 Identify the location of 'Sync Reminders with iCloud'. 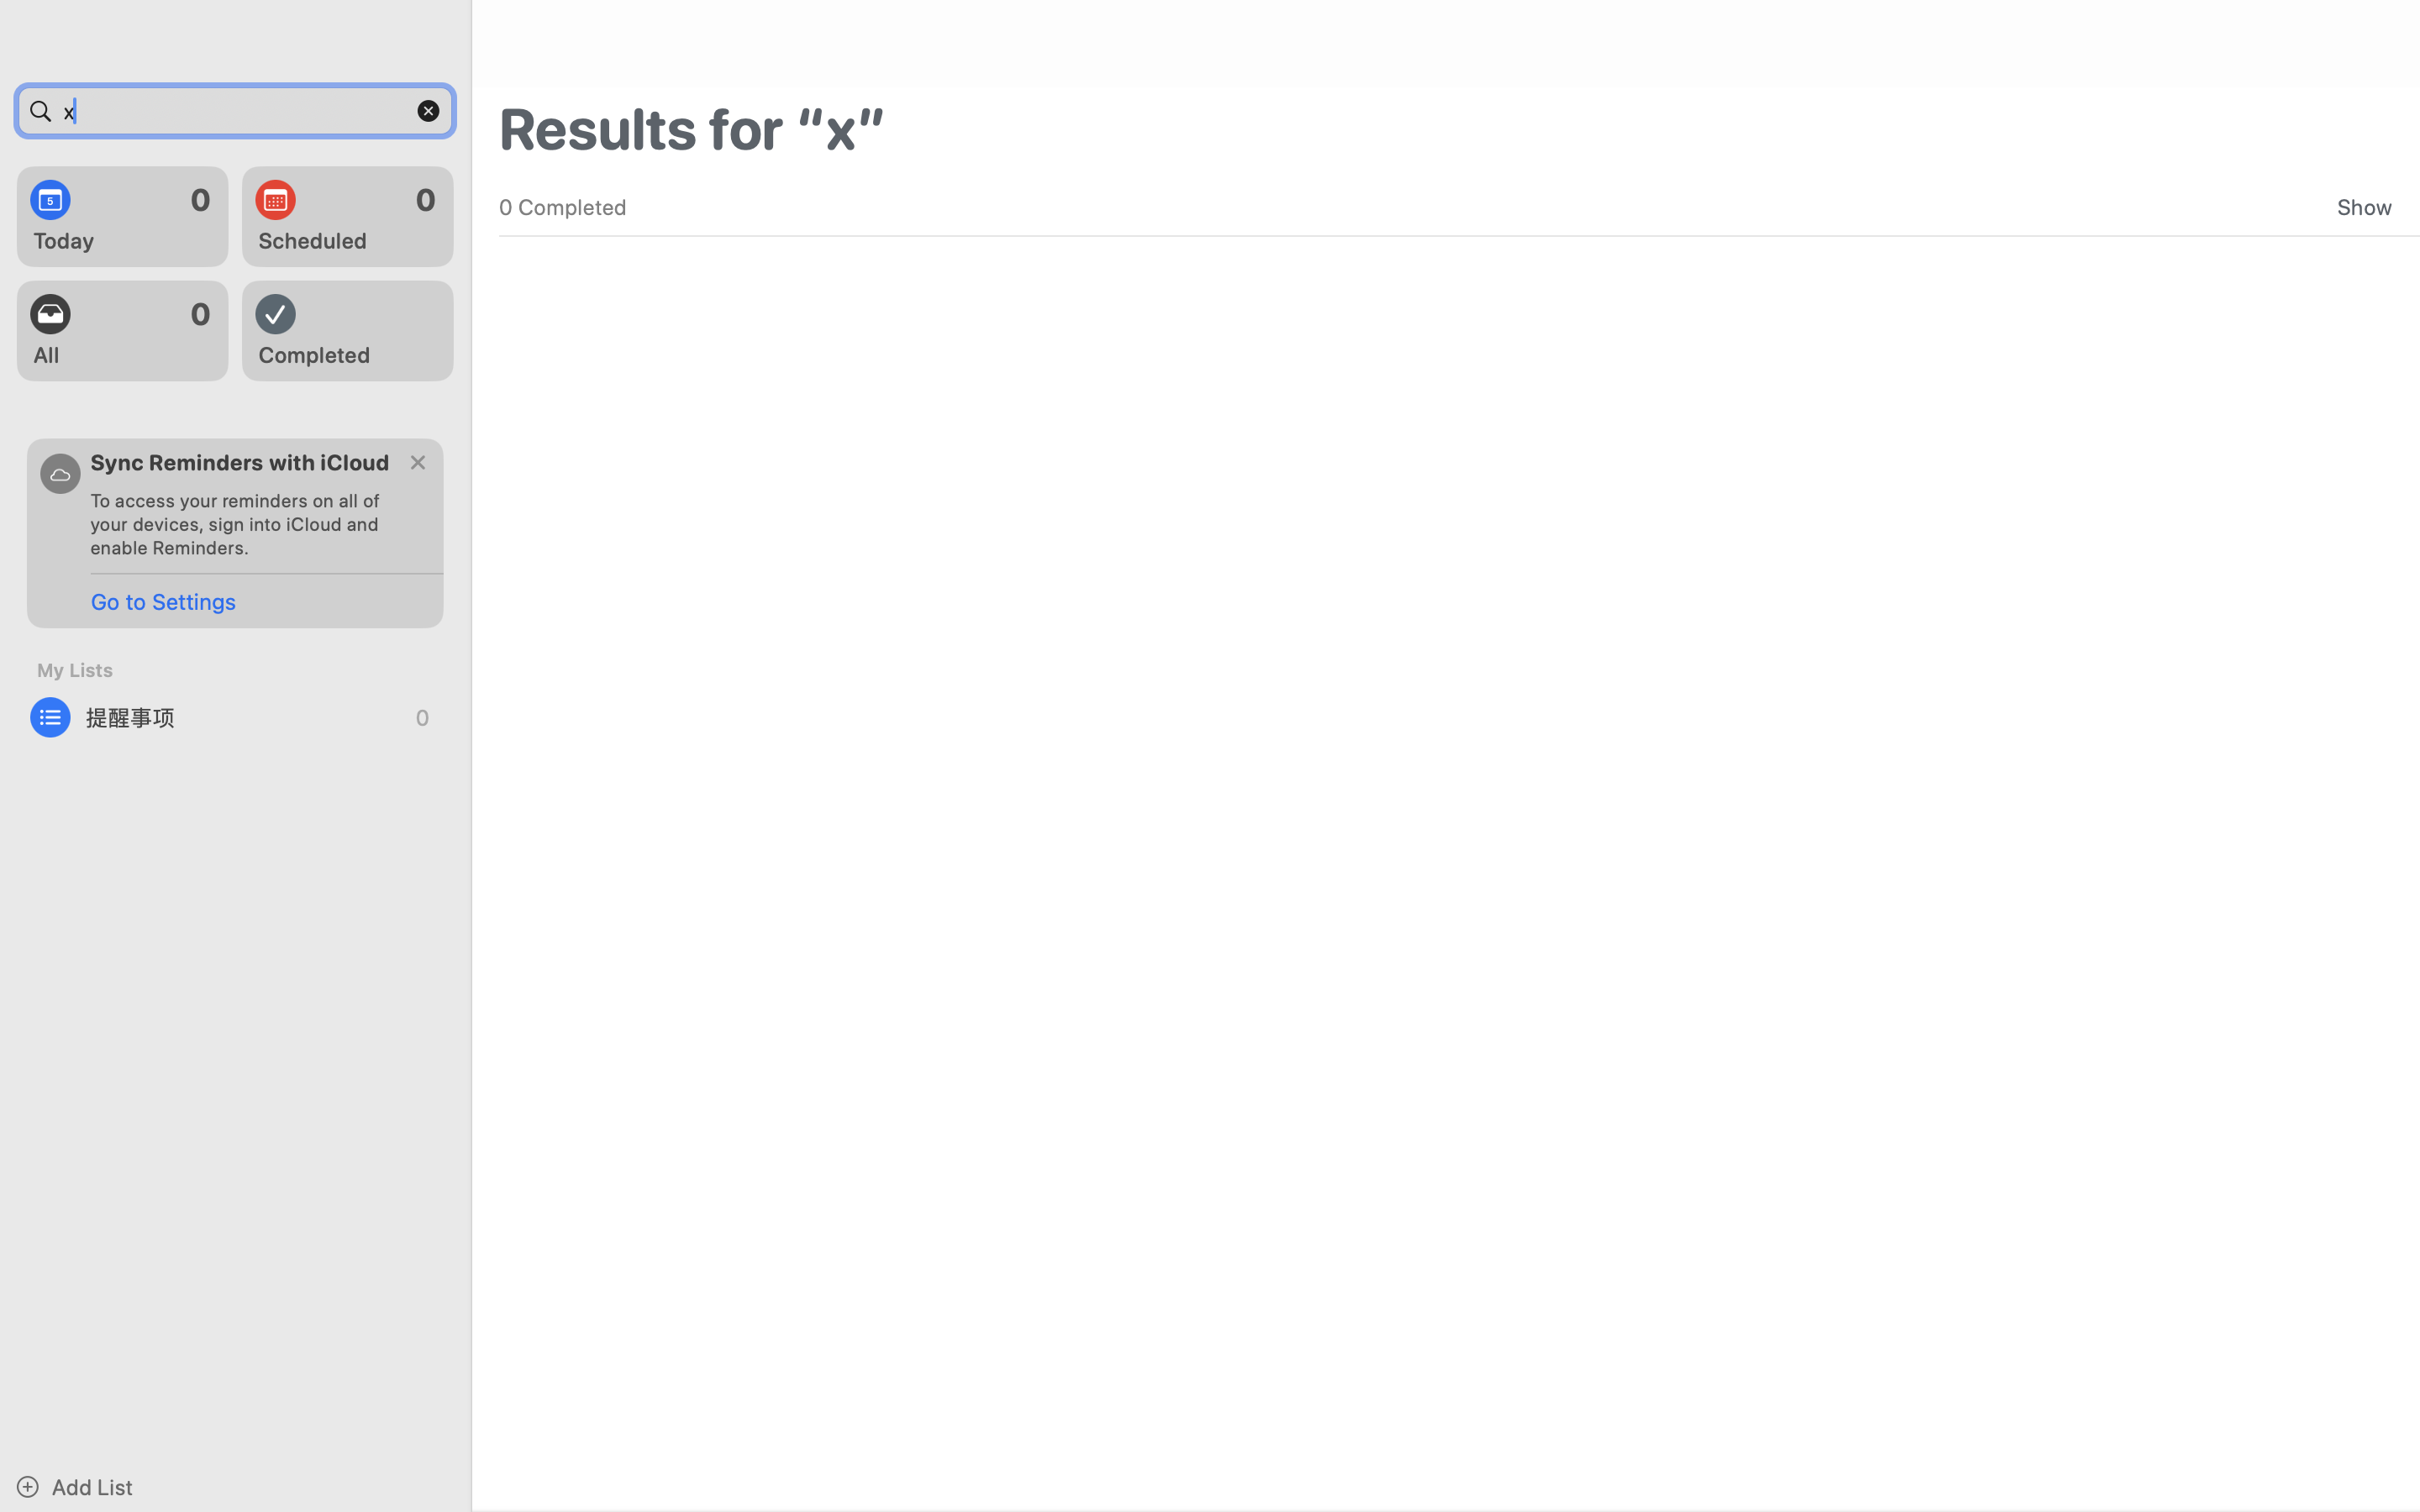
(239, 461).